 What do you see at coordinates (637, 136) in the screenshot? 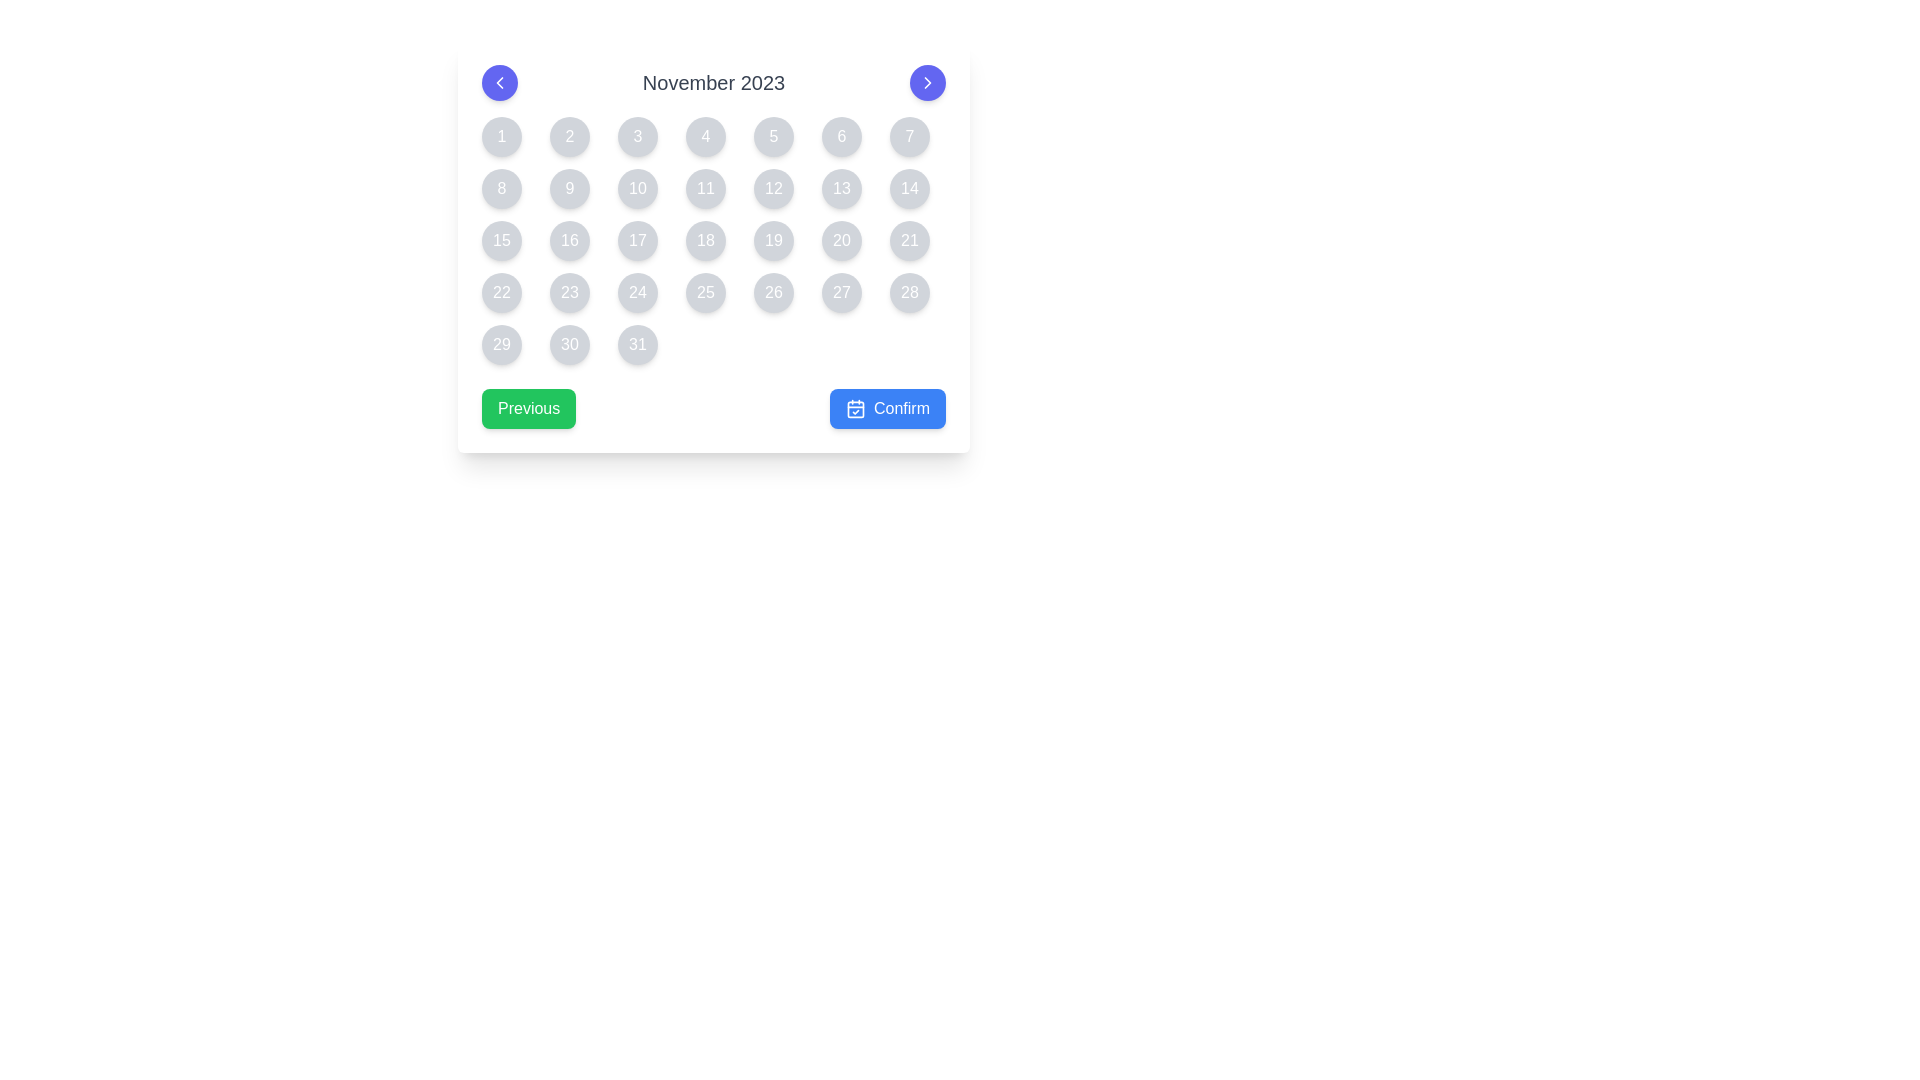
I see `the button representing the third day of November 2023 in the calendar` at bounding box center [637, 136].